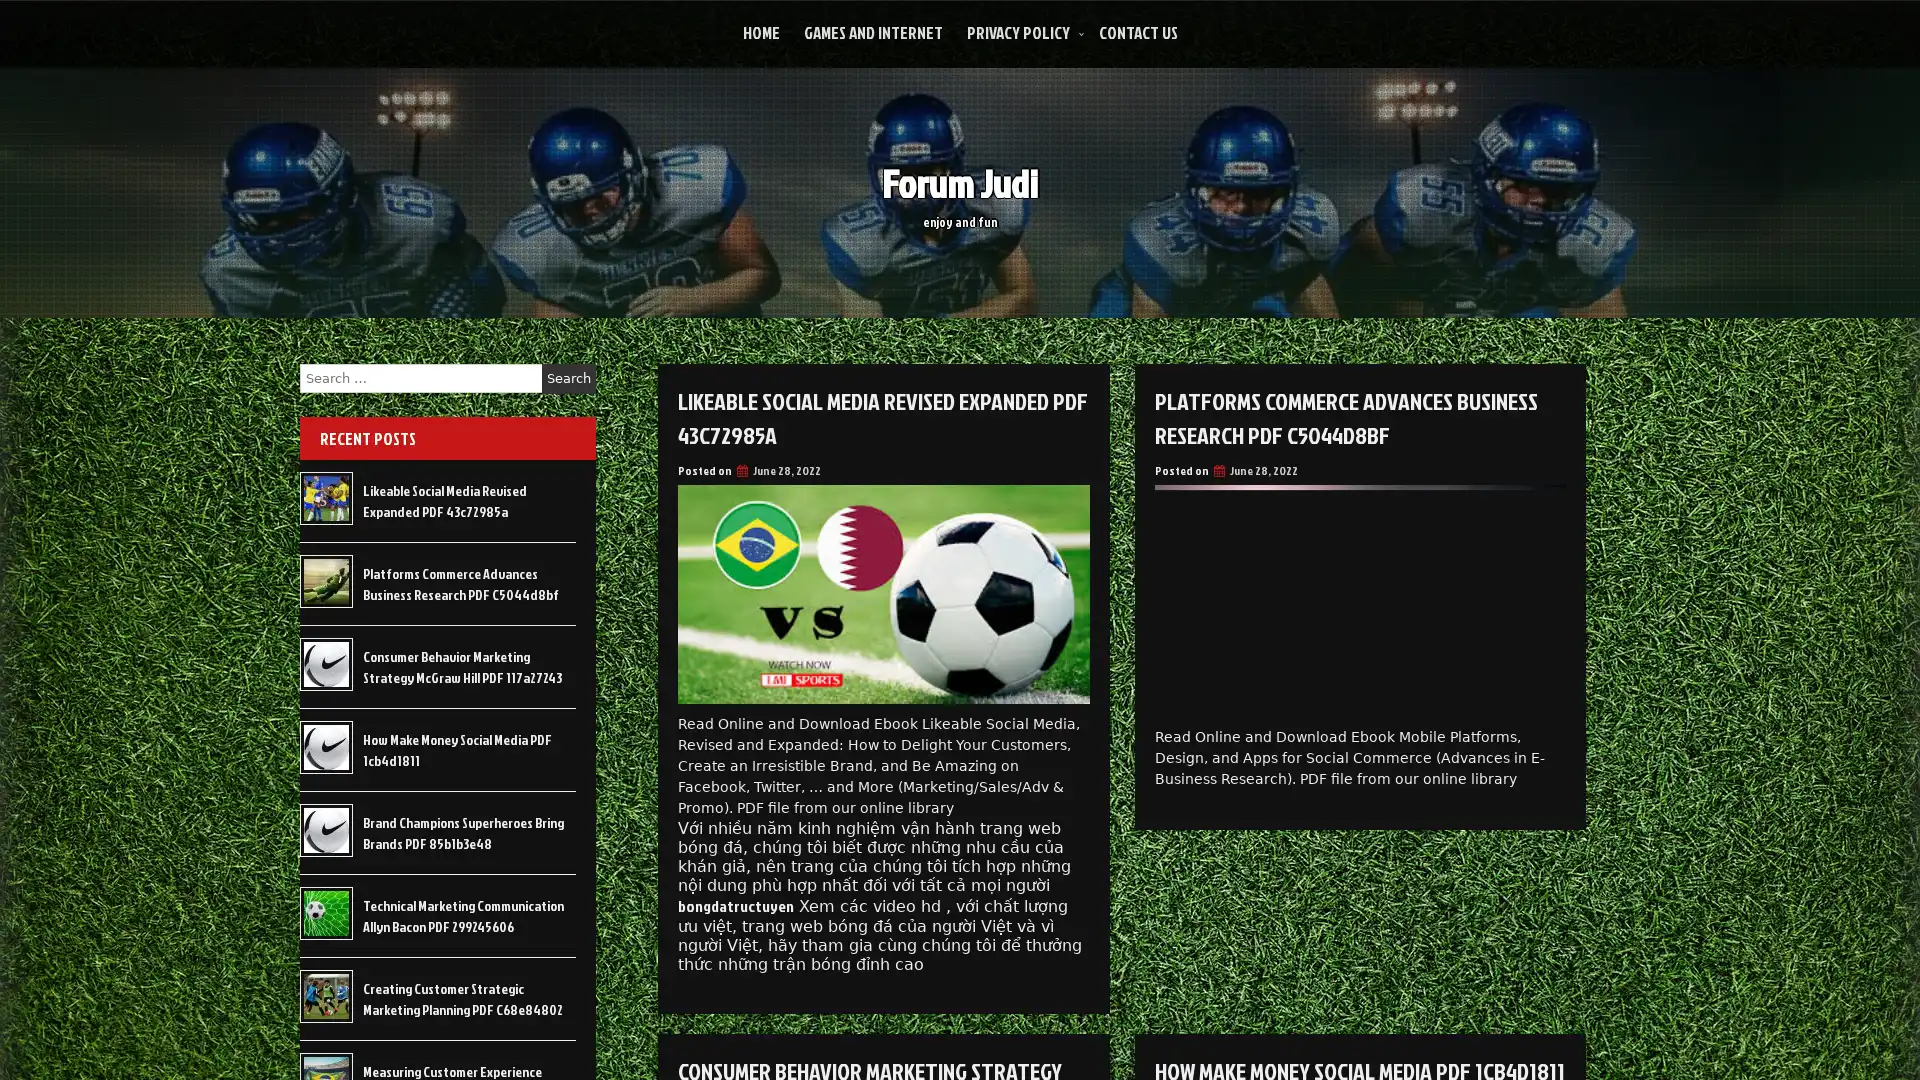 The image size is (1920, 1080). What do you see at coordinates (568, 378) in the screenshot?
I see `Search` at bounding box center [568, 378].